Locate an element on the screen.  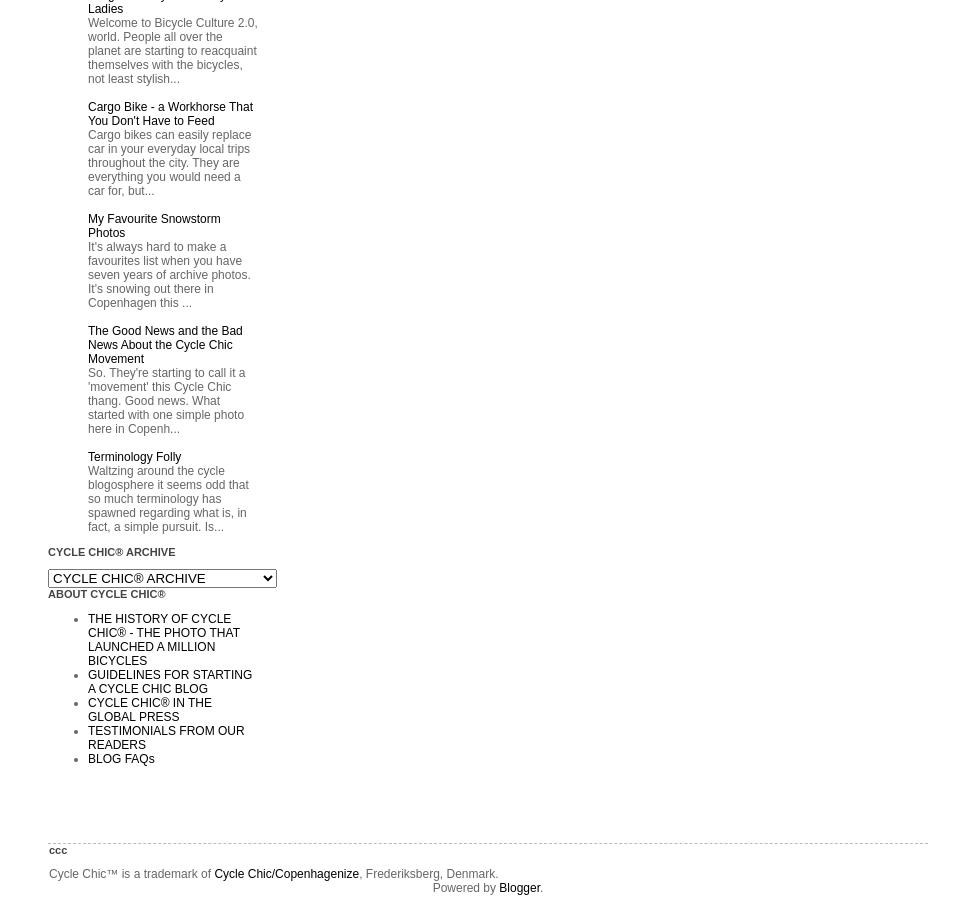
'Cargo bikes can easily replace car in your everyday local trips throughout the city. They are everything you would need a car for, but...' is located at coordinates (169, 162).